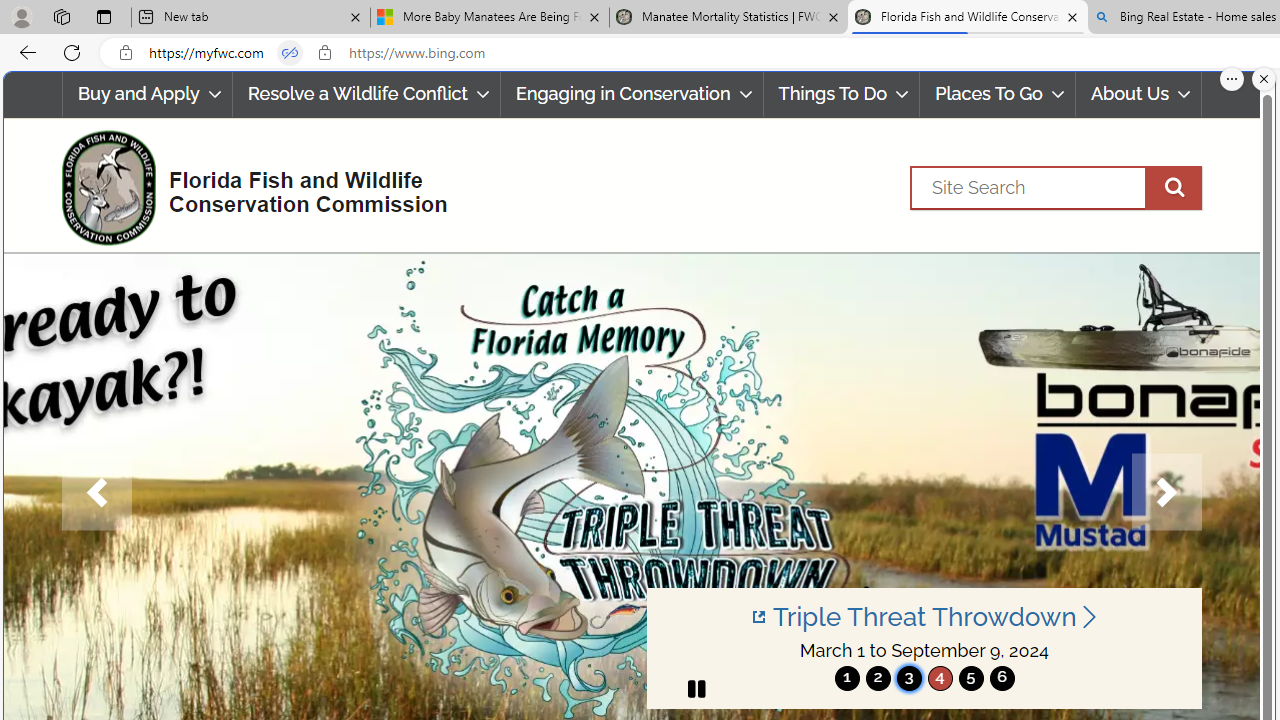 This screenshot has height=720, width=1280. I want to click on '3', so click(907, 677).